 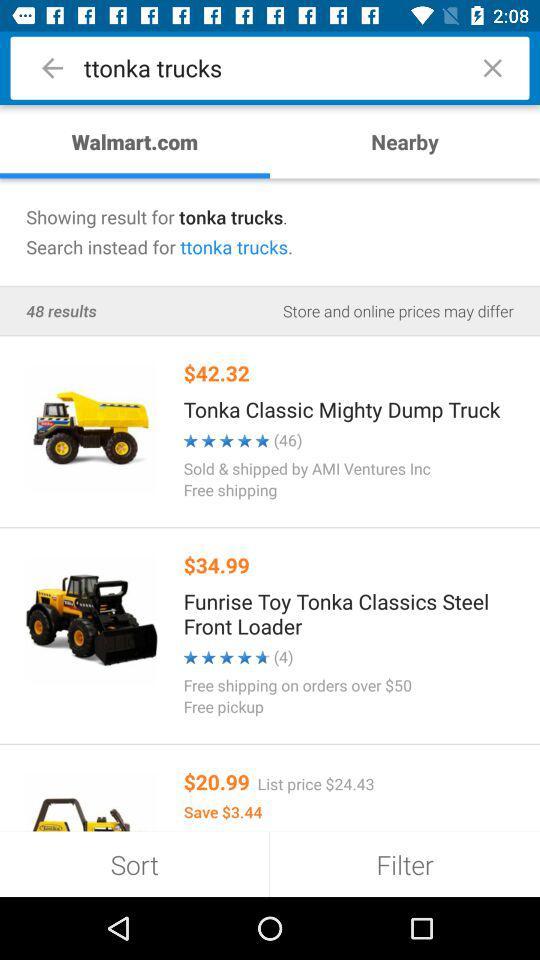 I want to click on back arrow symbol, so click(x=52, y=68).